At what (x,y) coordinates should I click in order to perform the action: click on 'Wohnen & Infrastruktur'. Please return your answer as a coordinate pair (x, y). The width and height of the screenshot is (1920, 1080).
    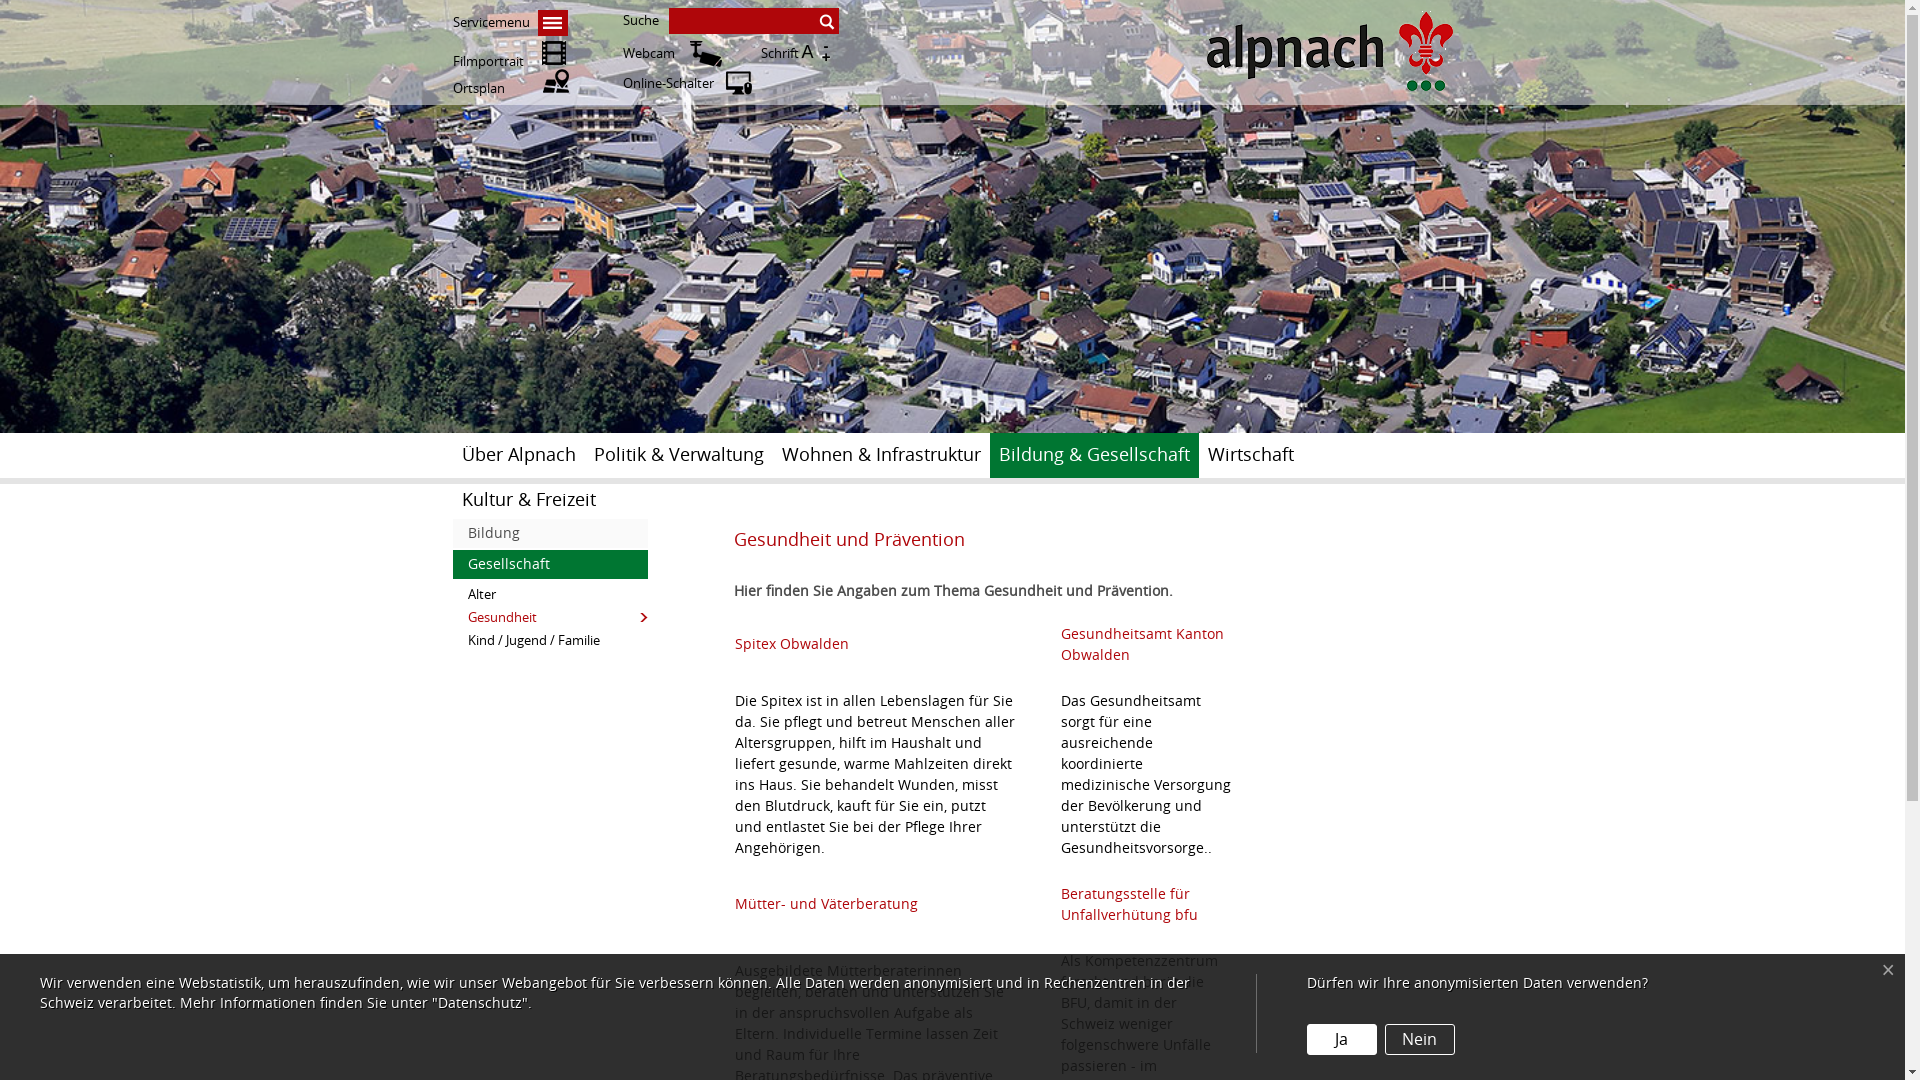
    Looking at the image, I should click on (880, 455).